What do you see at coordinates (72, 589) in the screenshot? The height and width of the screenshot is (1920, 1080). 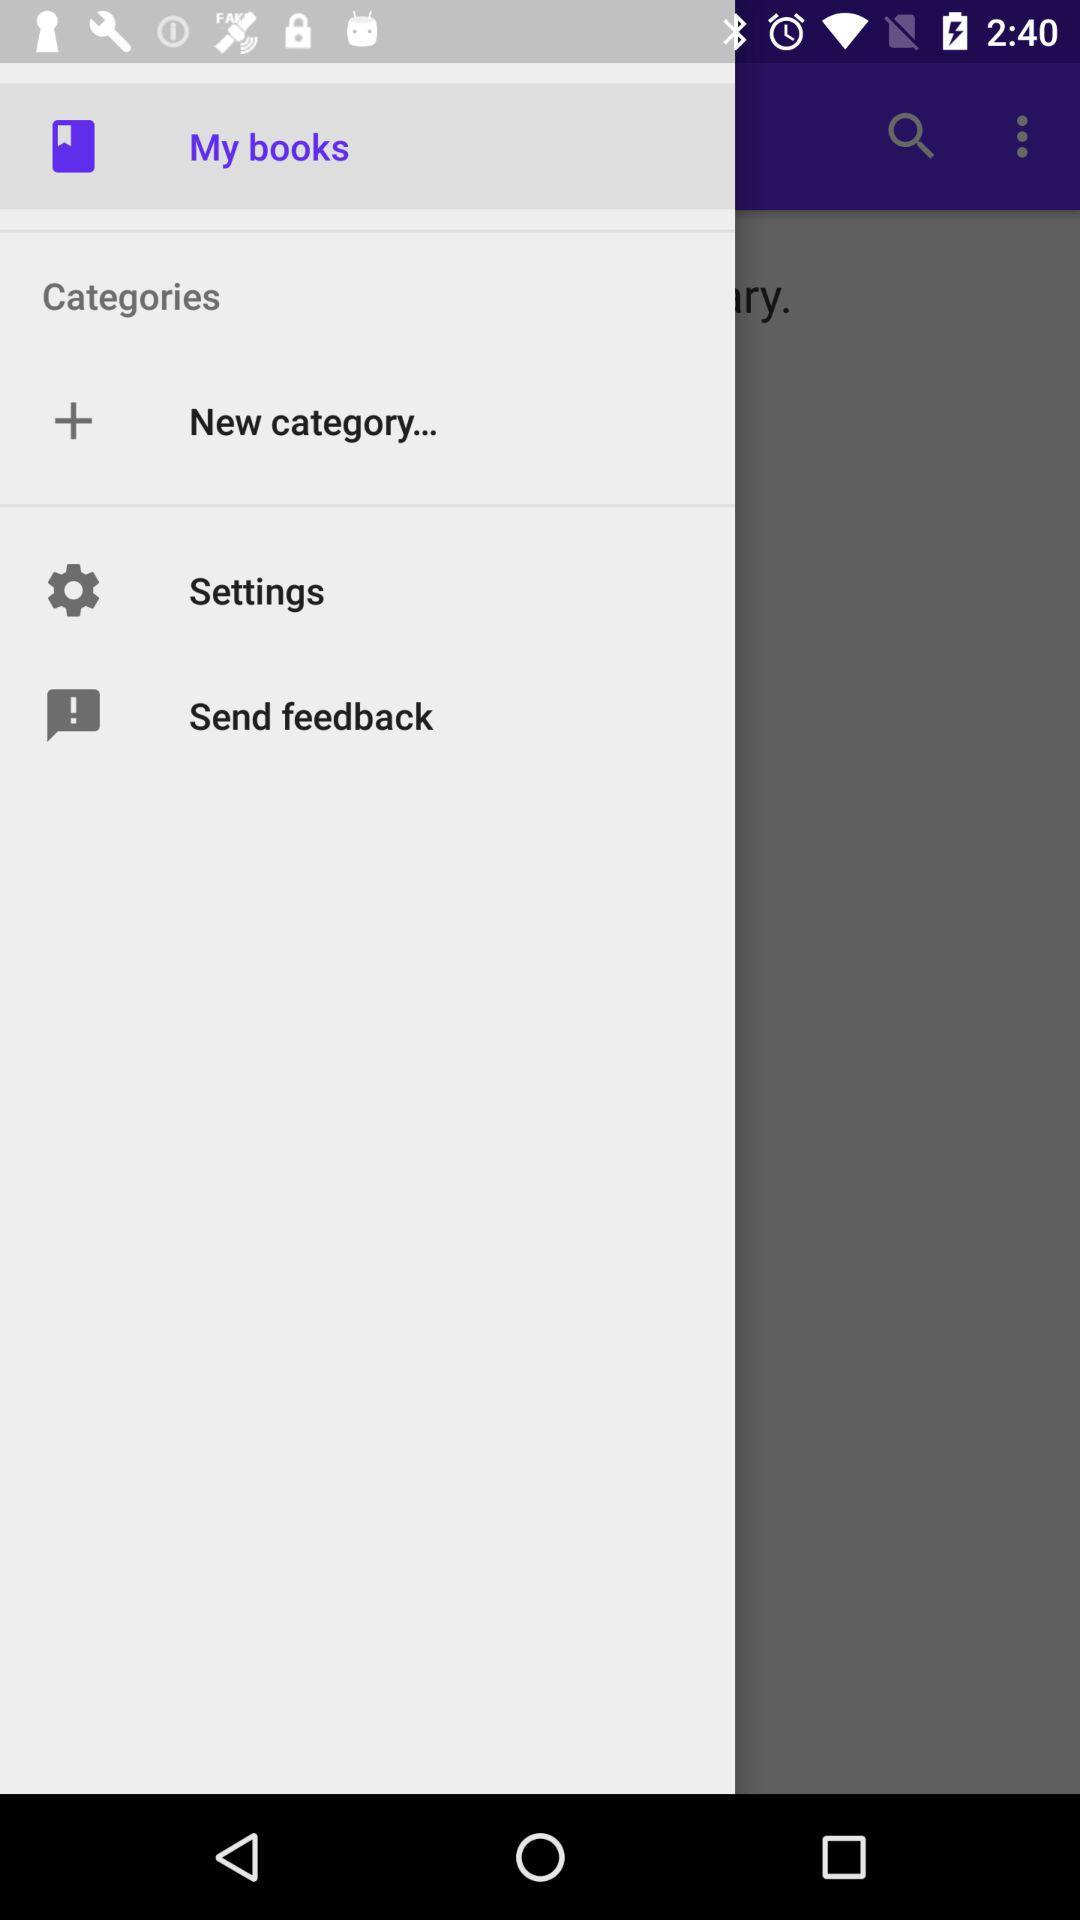 I see `the option beside text settings` at bounding box center [72, 589].